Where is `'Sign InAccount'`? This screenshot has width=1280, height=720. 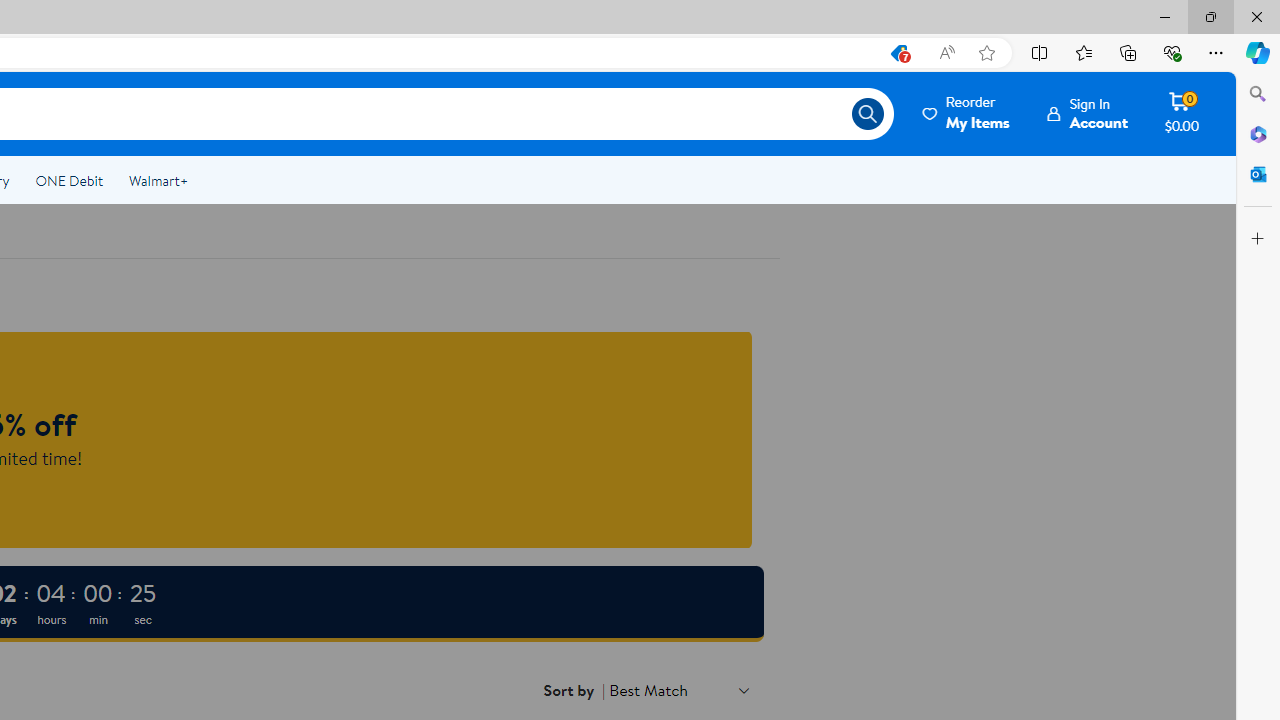
'Sign InAccount' is located at coordinates (1087, 113).